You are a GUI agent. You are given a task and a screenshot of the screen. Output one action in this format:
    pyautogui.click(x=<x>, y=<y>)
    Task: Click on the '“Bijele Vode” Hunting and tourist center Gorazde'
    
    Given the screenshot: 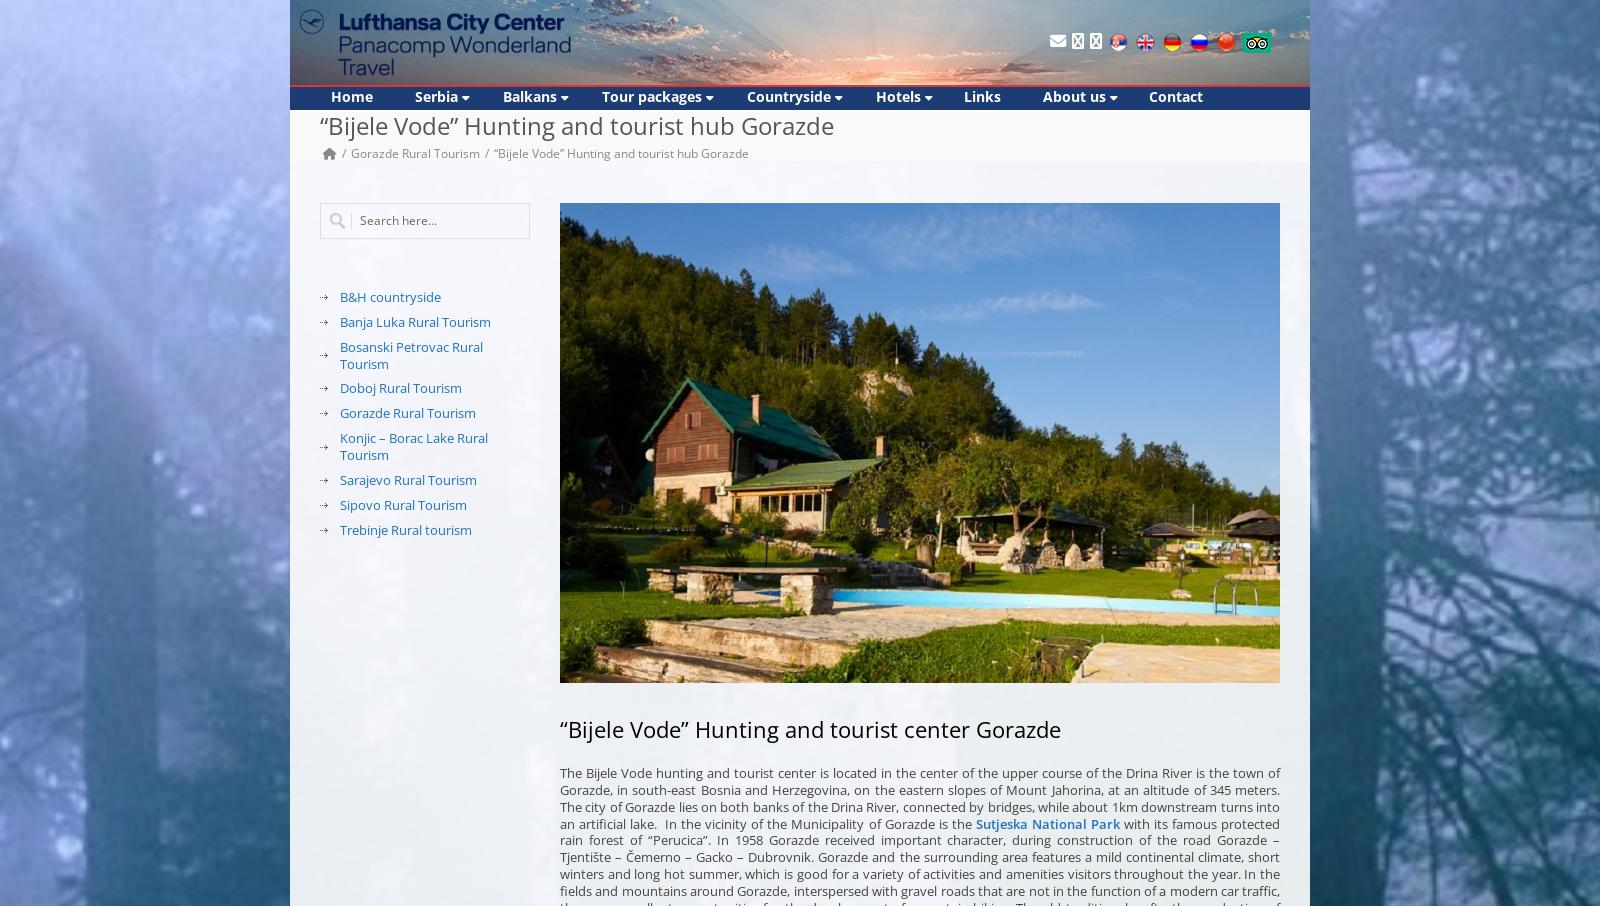 What is the action you would take?
    pyautogui.click(x=559, y=726)
    